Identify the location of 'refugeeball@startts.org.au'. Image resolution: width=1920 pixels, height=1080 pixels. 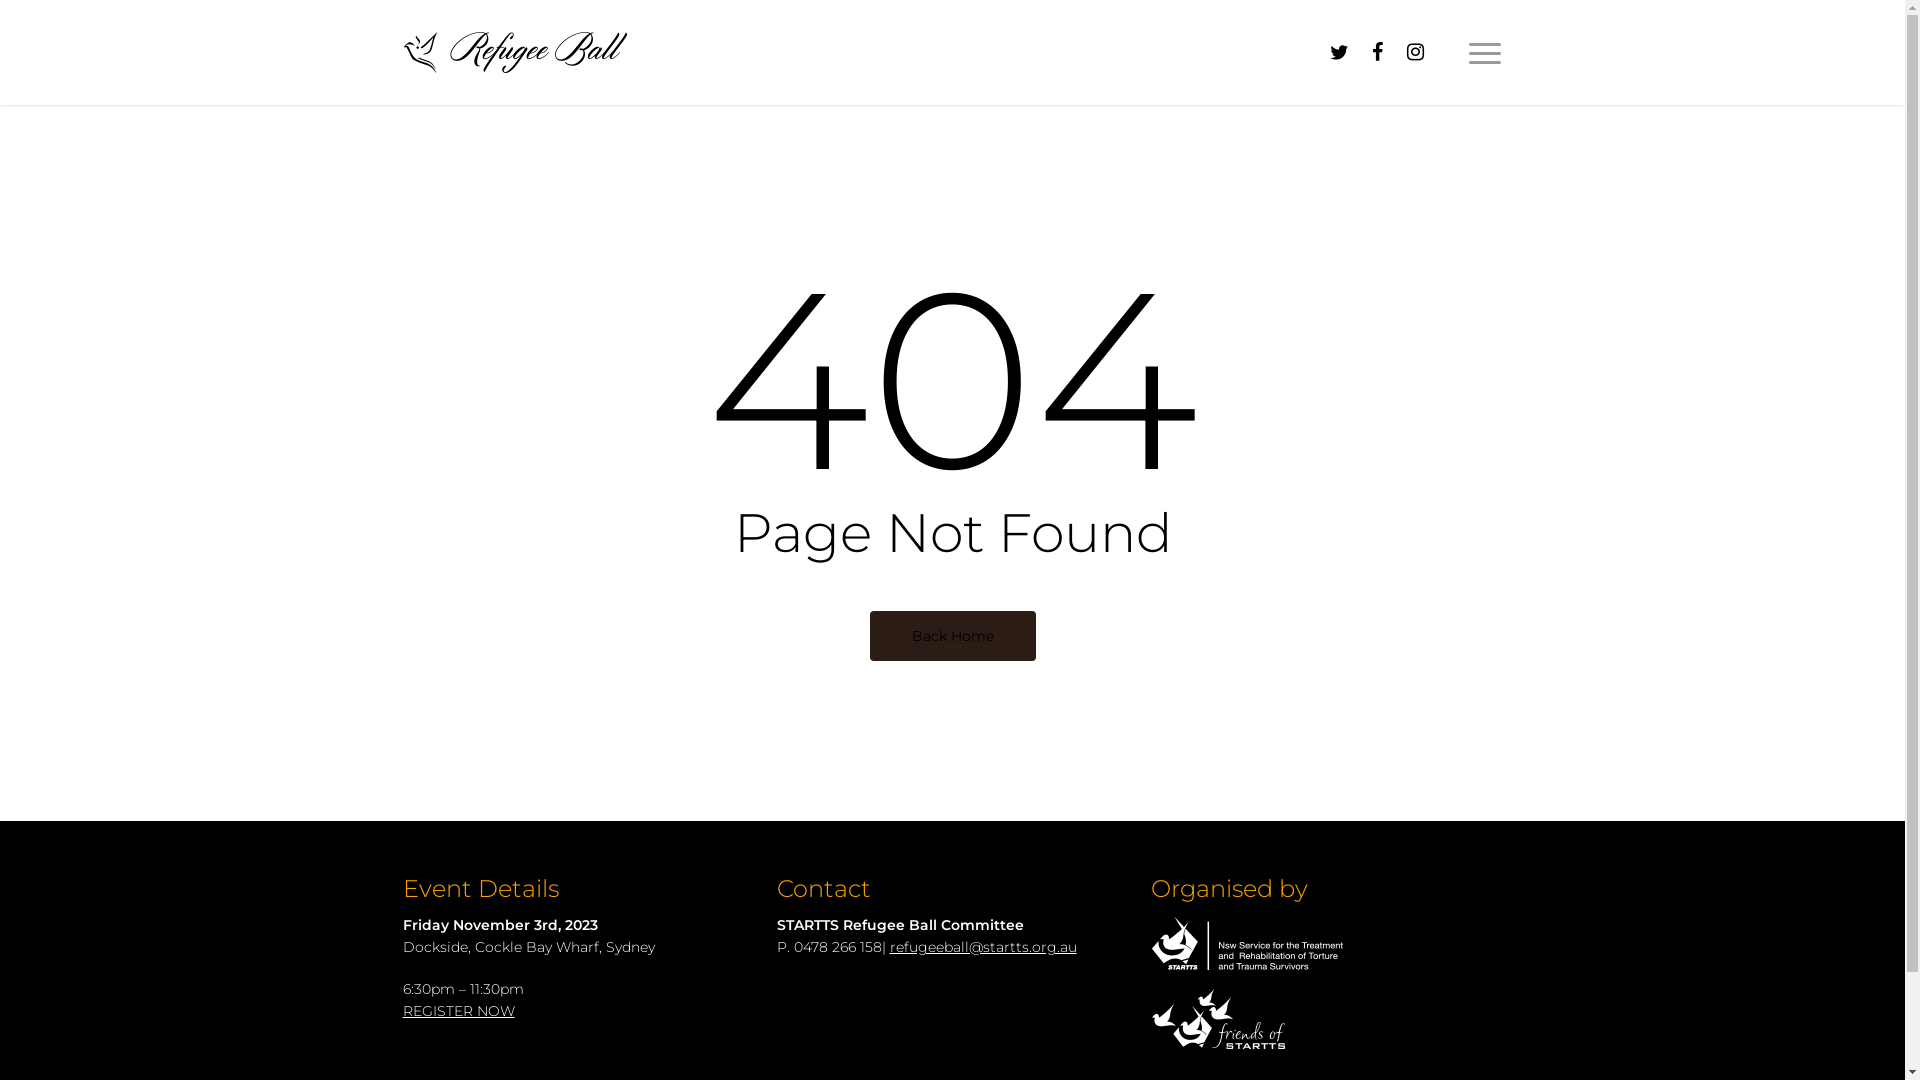
(983, 946).